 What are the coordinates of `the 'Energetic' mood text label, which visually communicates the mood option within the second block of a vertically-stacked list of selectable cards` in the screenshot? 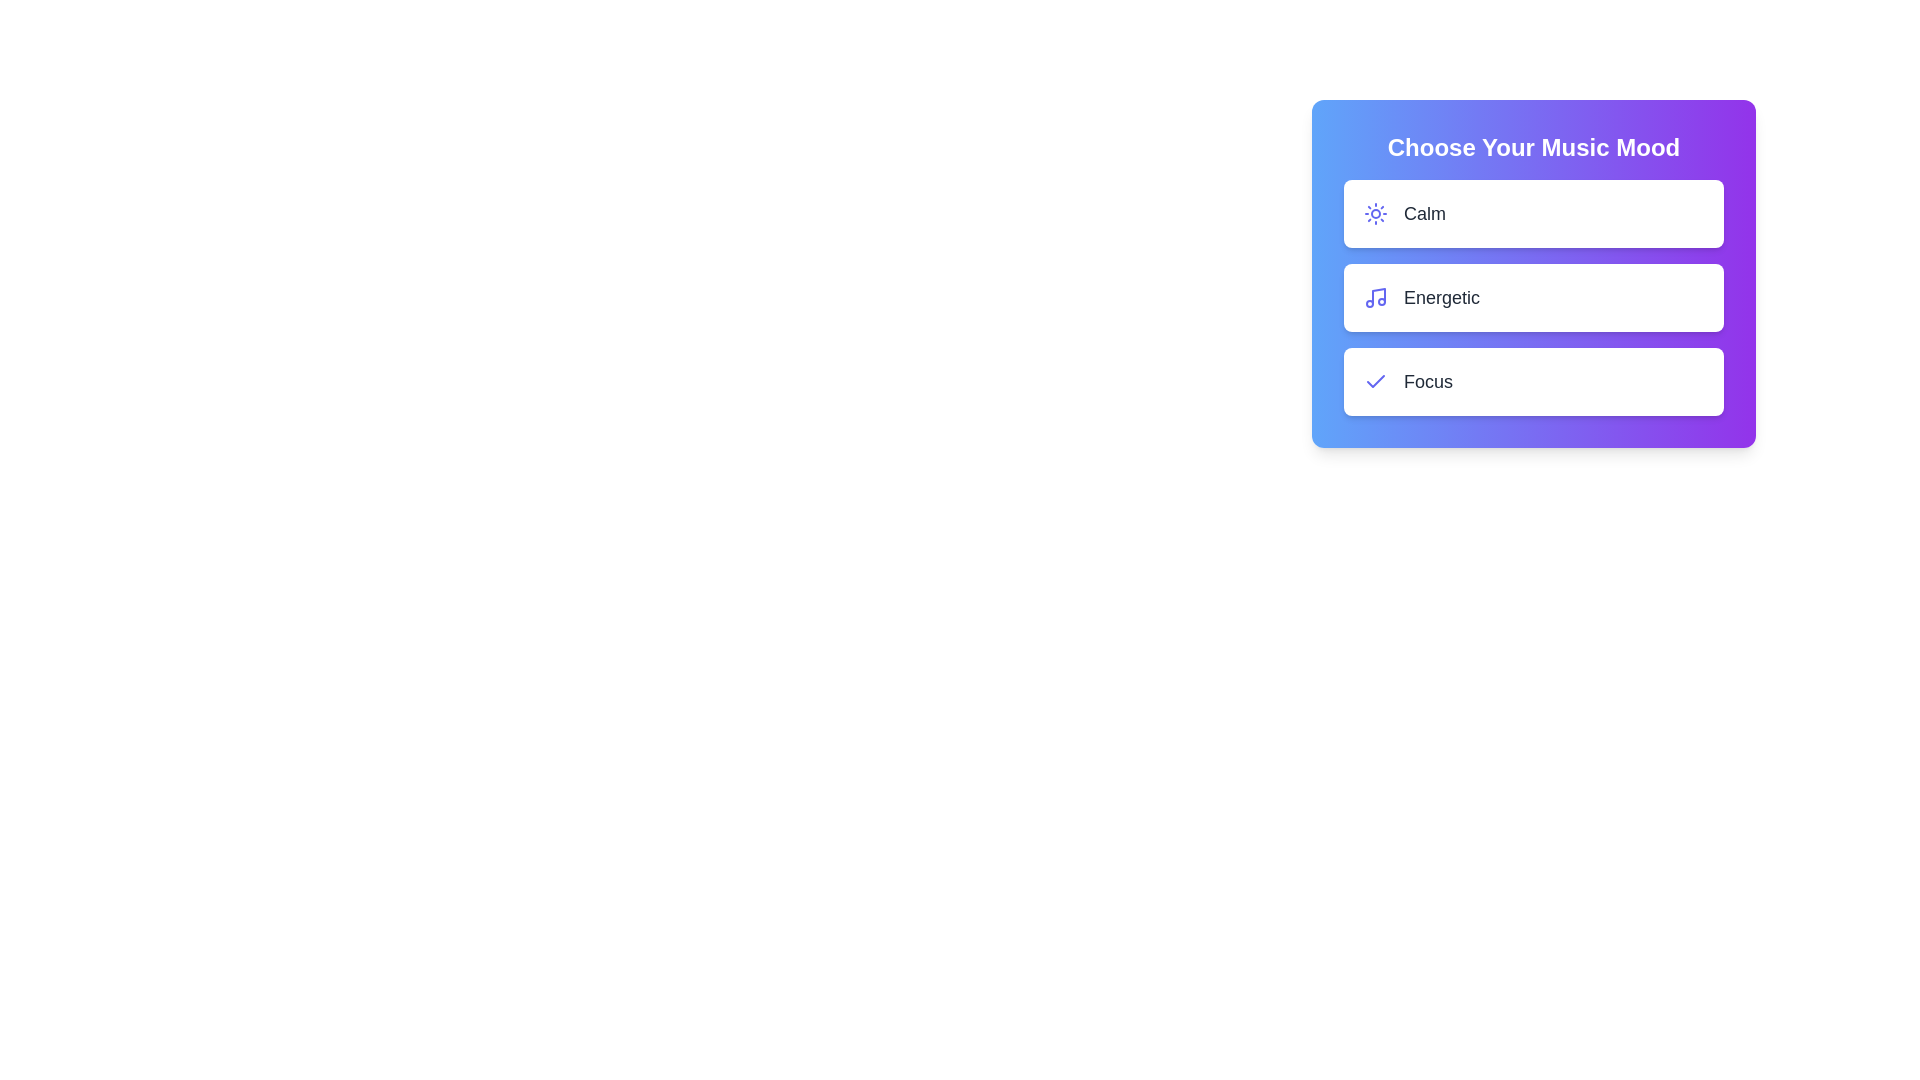 It's located at (1442, 297).